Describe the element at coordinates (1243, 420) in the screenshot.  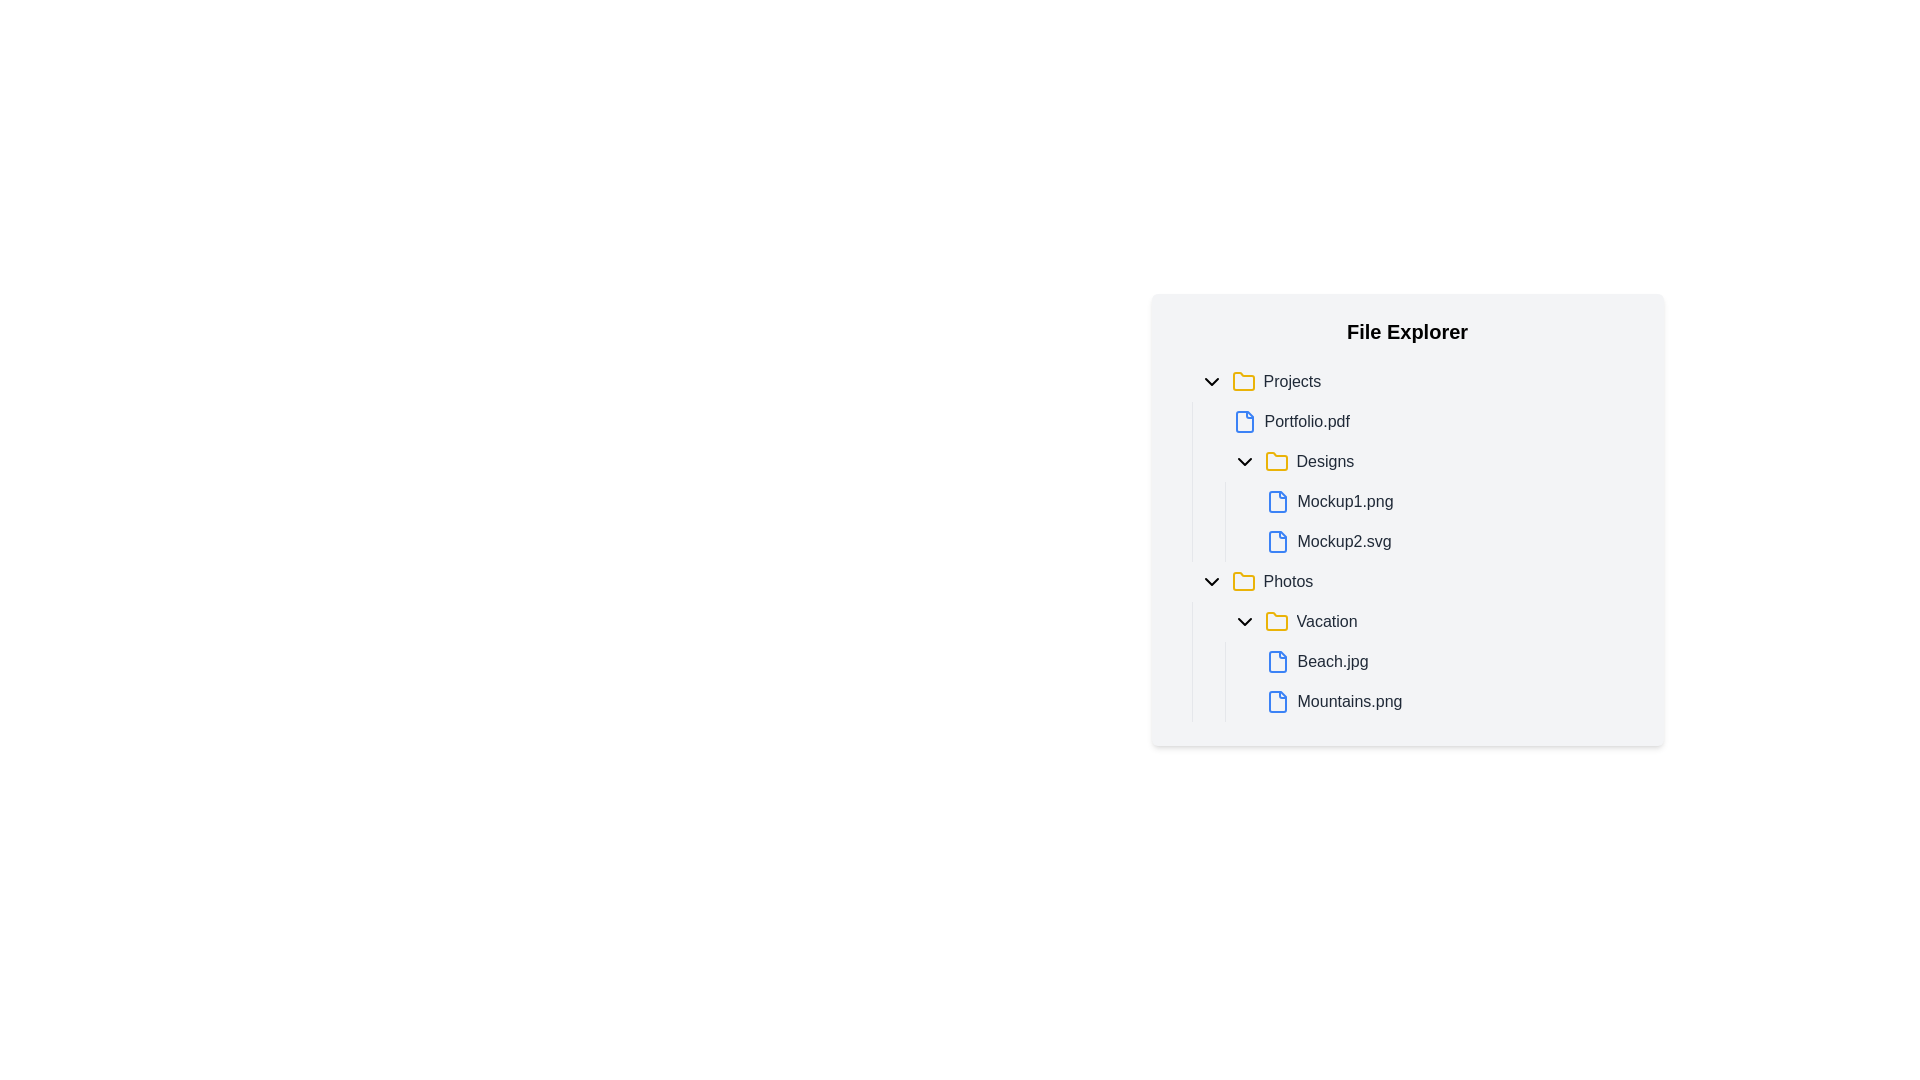
I see `the file icon with a blue stroke adjacent to 'Portfolio.pdf' in the Projects category` at that location.